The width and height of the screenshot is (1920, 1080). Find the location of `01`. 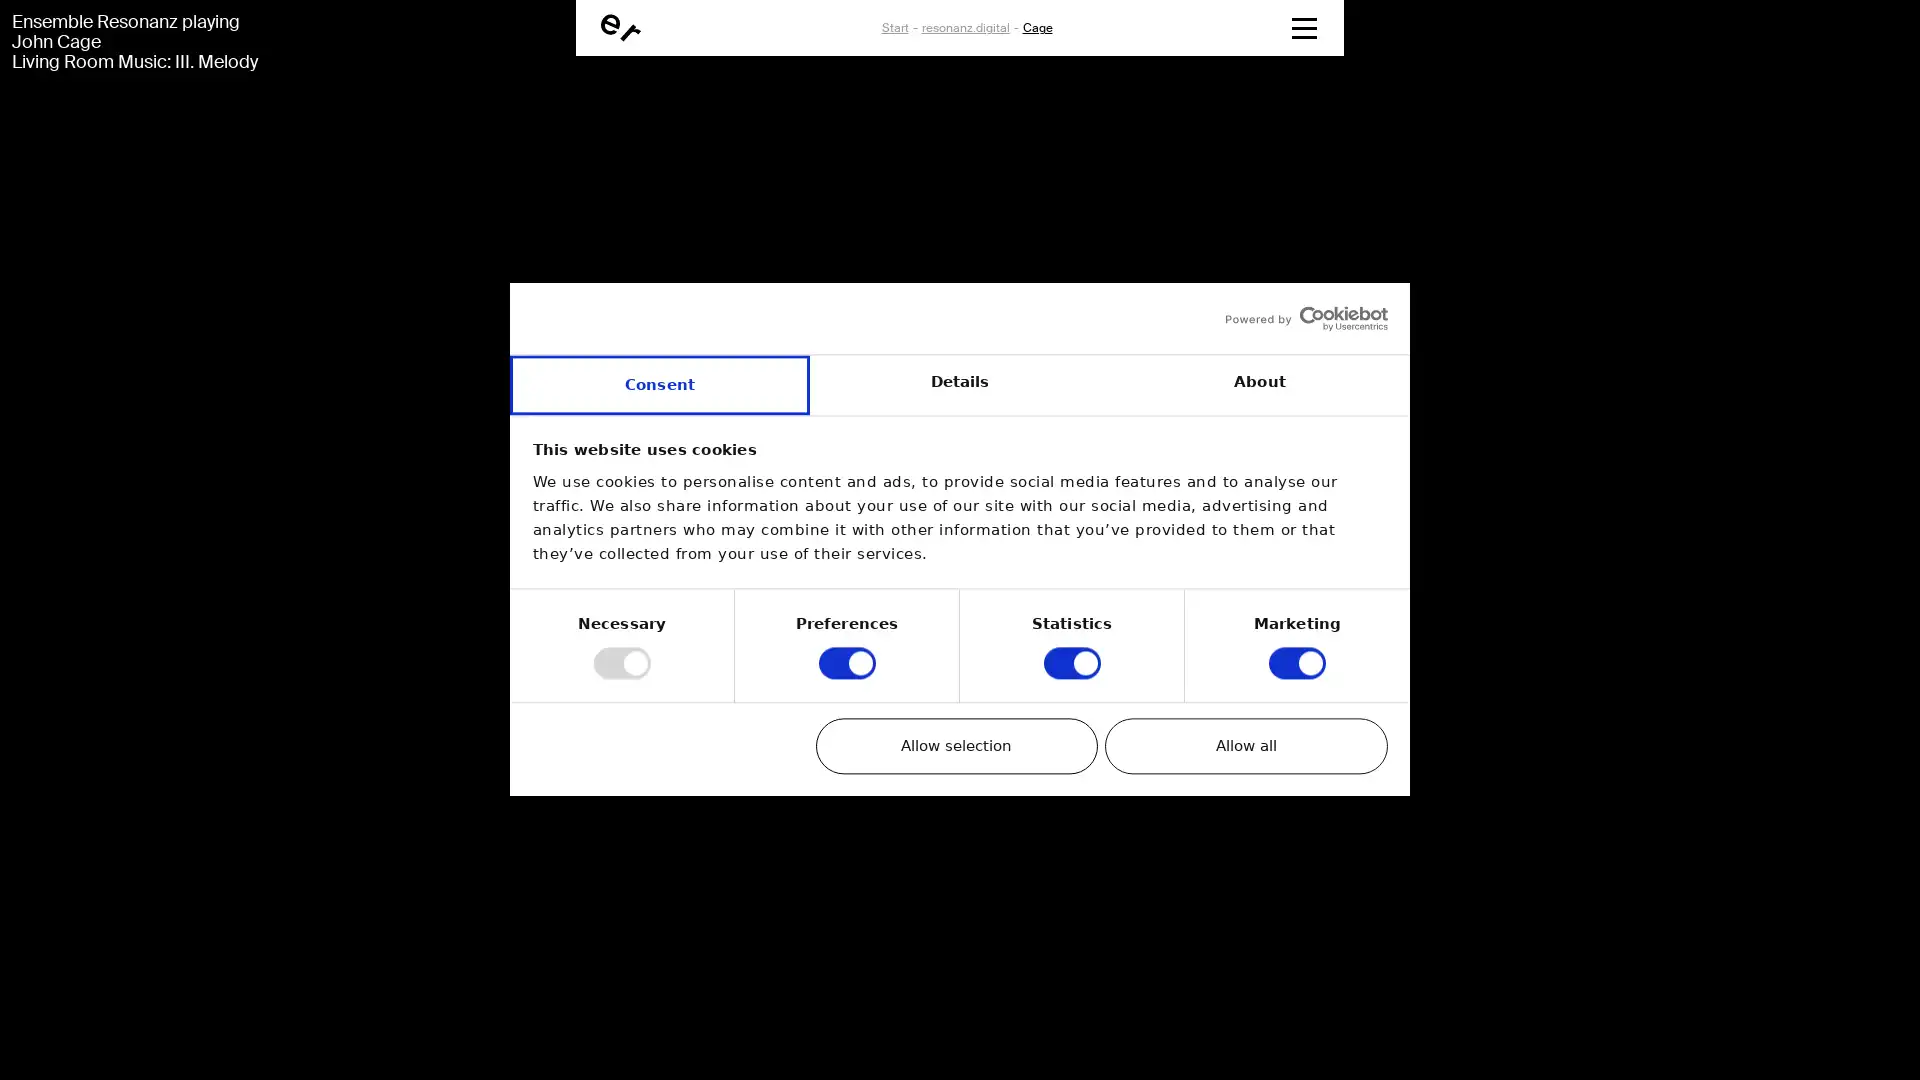

01 is located at coordinates (21, 1056).